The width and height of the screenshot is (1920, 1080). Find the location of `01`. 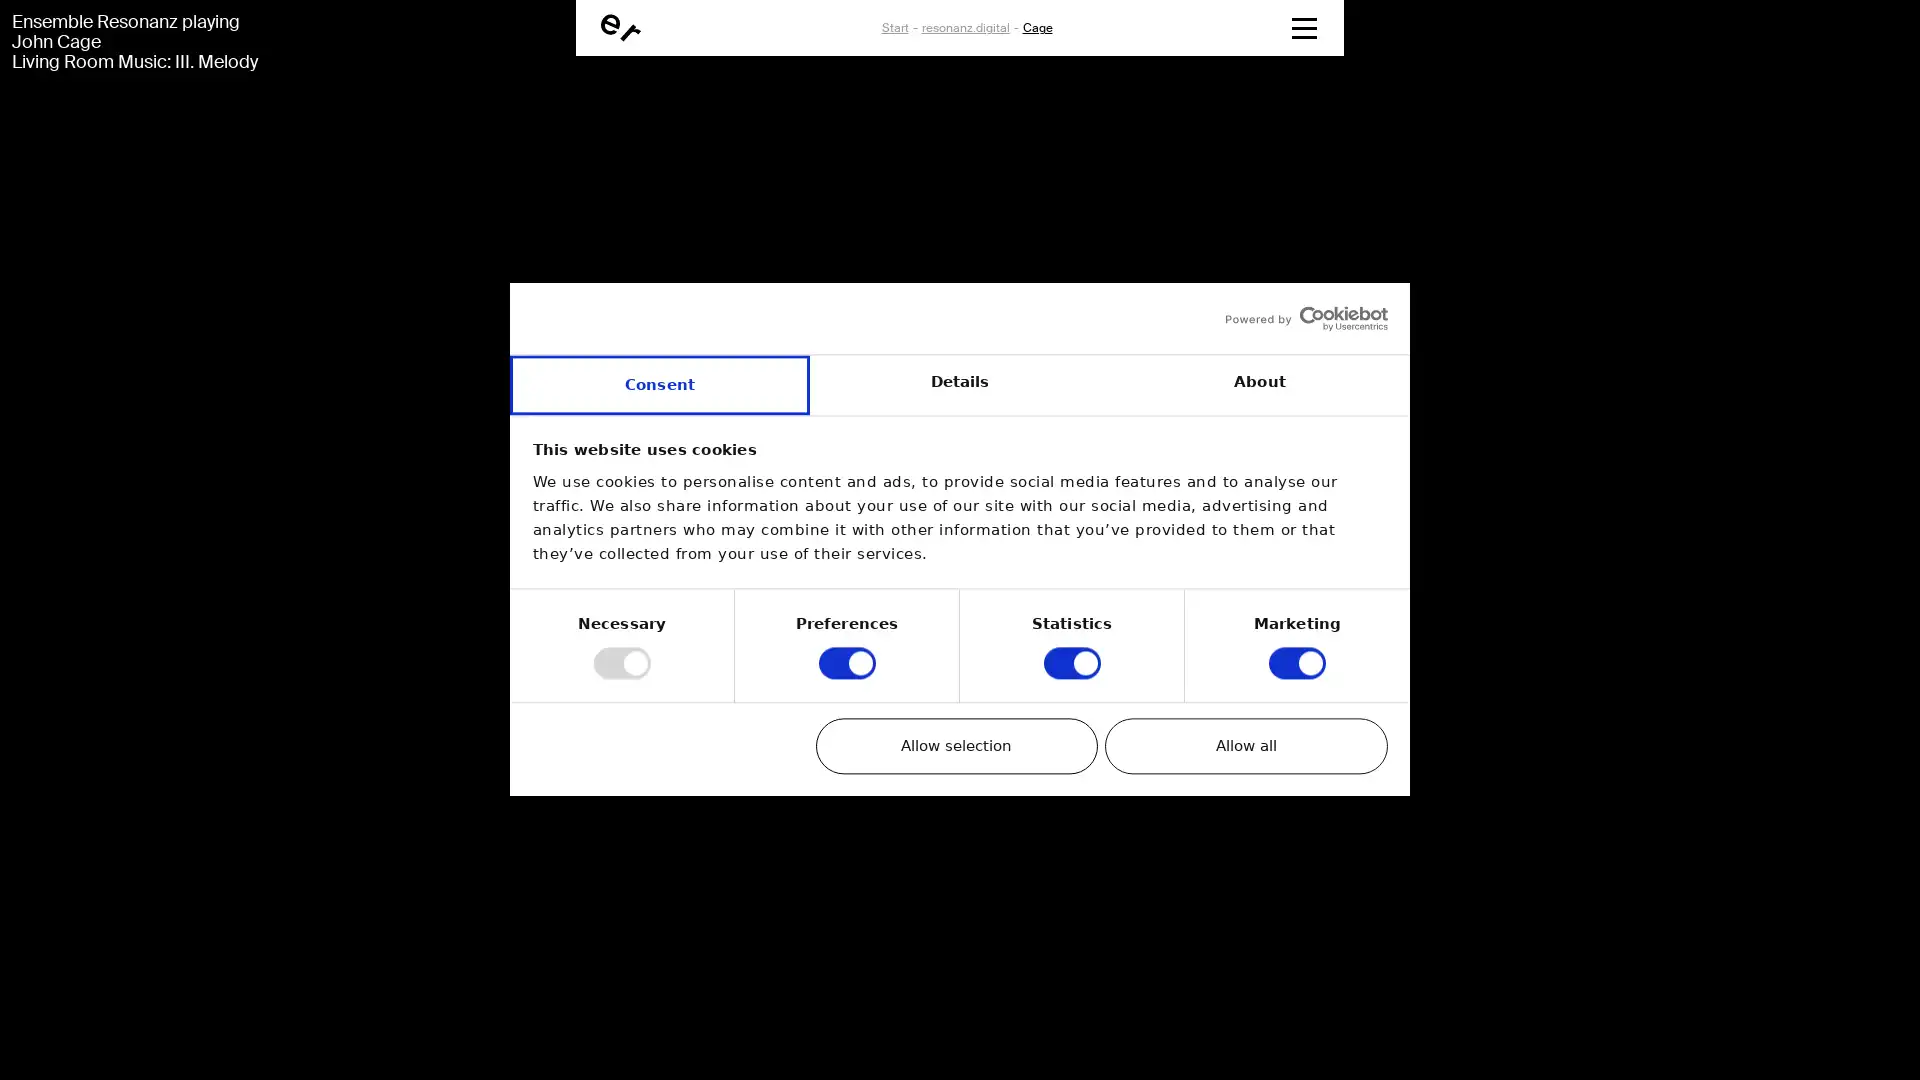

01 is located at coordinates (21, 1056).